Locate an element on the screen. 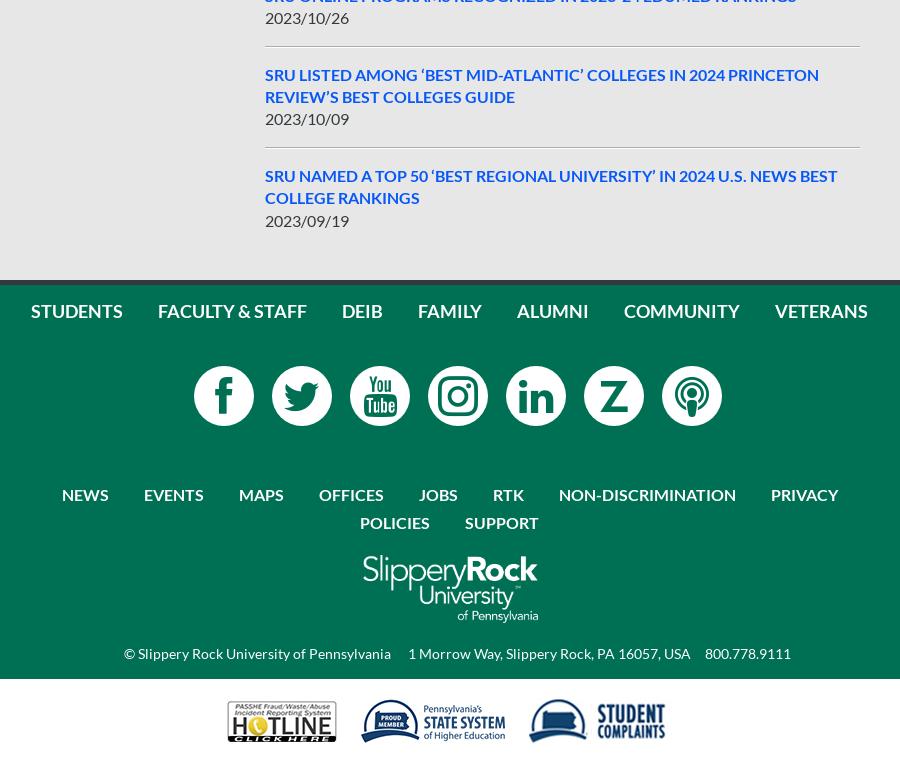 Image resolution: width=900 pixels, height=762 pixels. '2023/10/26' is located at coordinates (305, 16).